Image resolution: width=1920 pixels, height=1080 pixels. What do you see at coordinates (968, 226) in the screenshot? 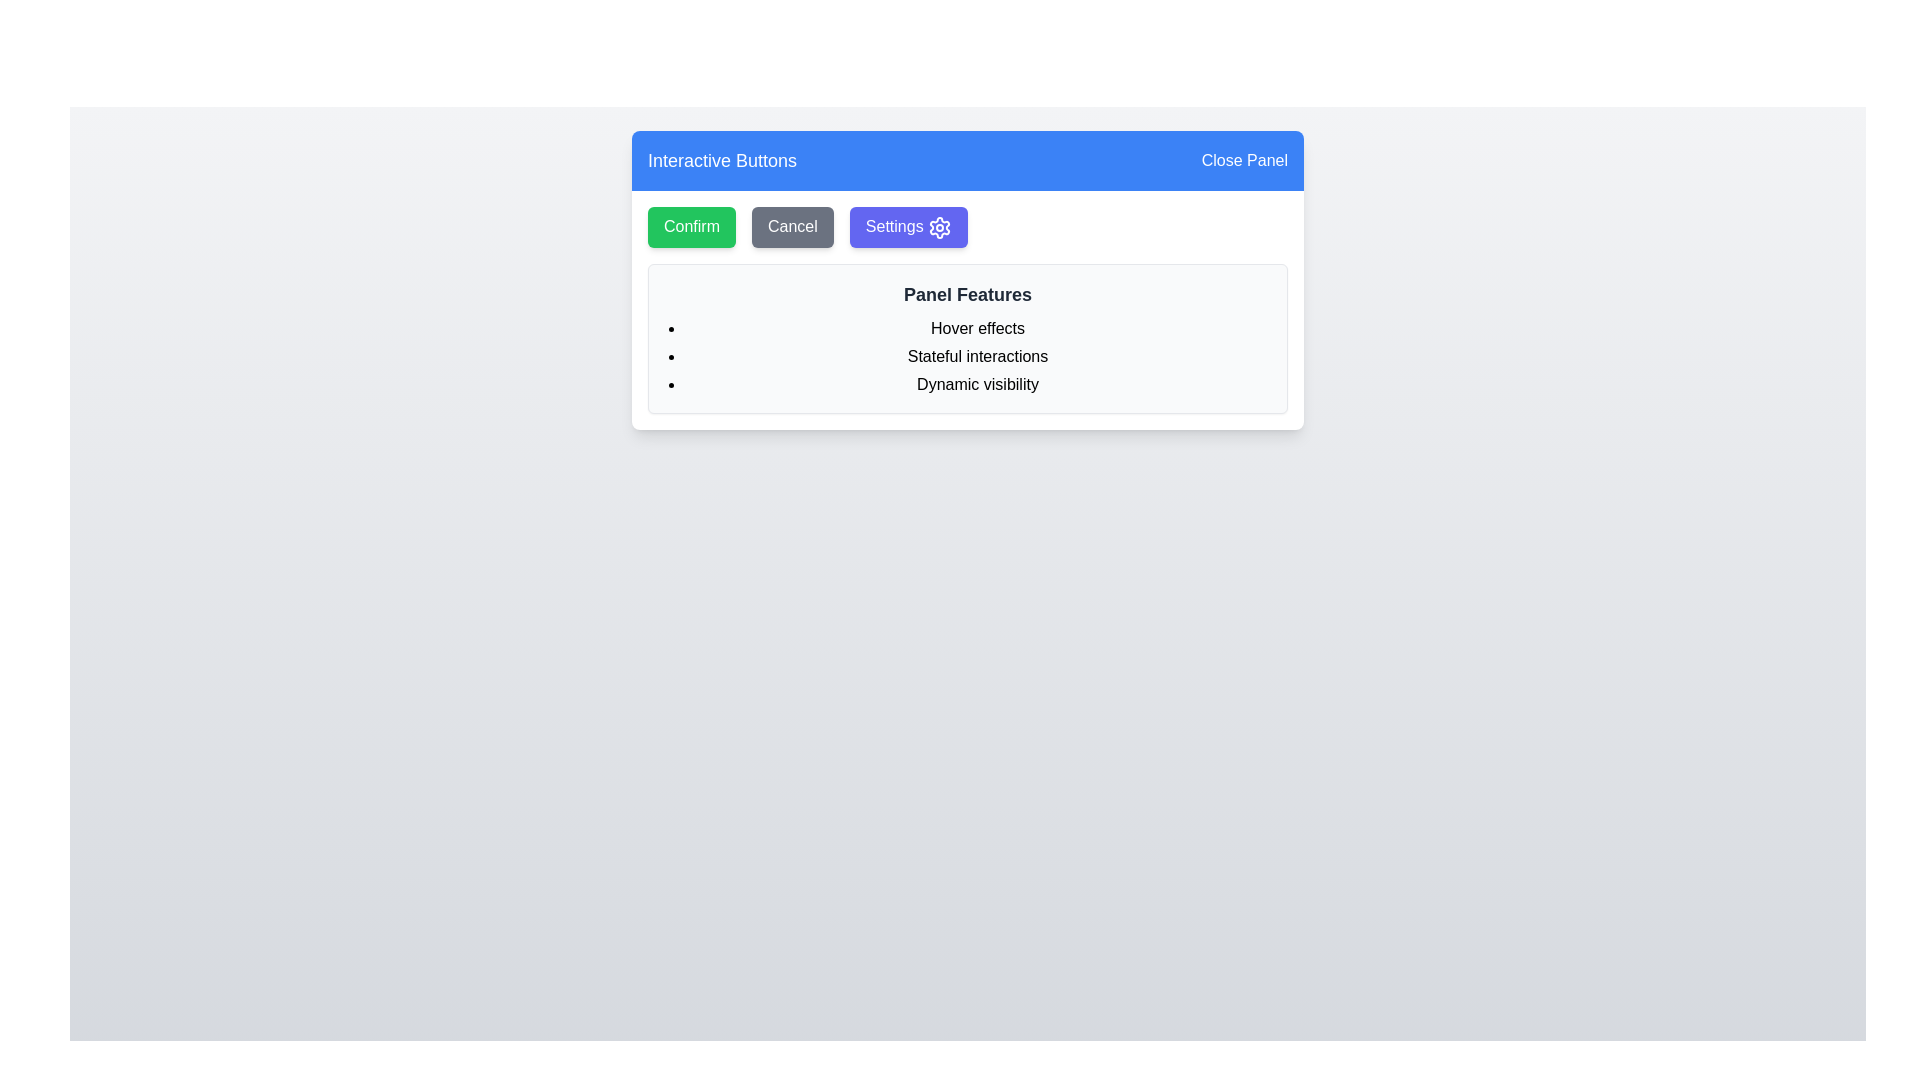
I see `the 'Settings' button in the horizontal button group` at bounding box center [968, 226].